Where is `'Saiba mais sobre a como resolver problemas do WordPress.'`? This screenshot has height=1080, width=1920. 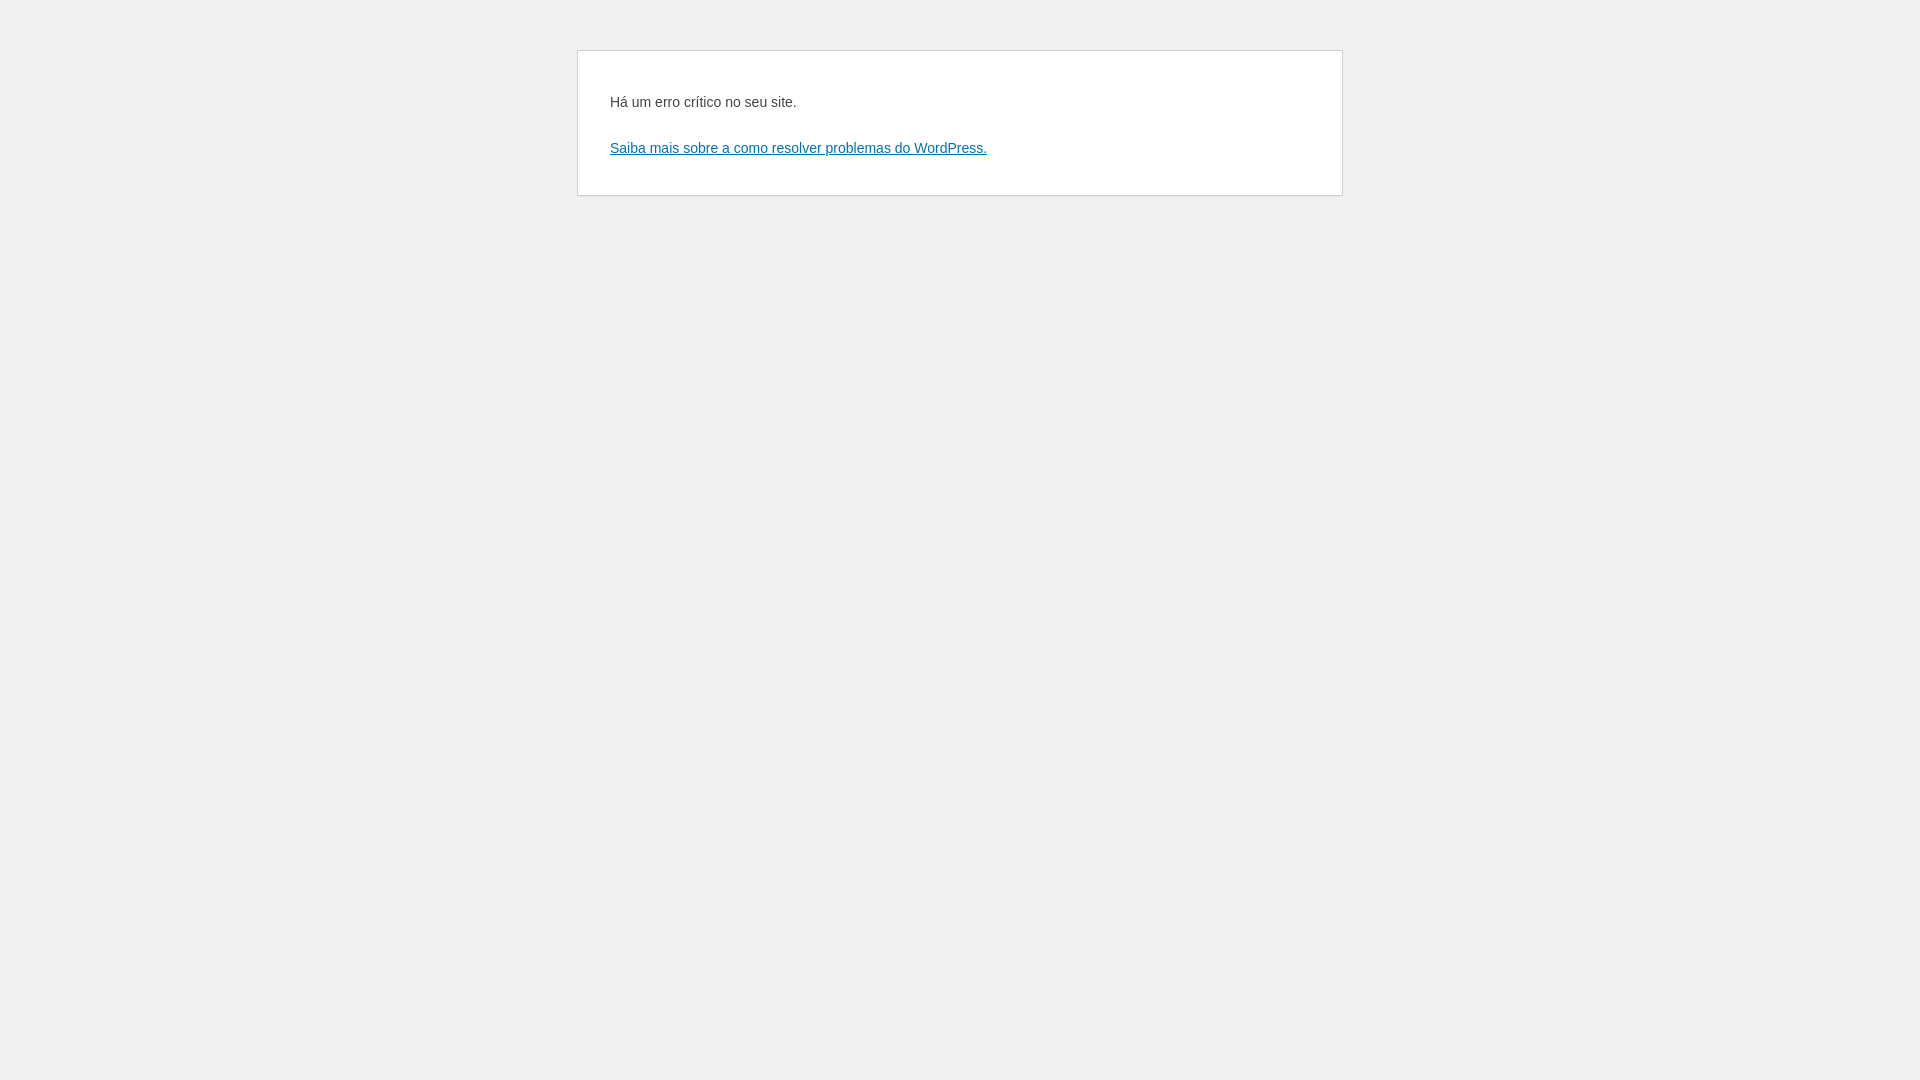
'Saiba mais sobre a como resolver problemas do WordPress.' is located at coordinates (797, 146).